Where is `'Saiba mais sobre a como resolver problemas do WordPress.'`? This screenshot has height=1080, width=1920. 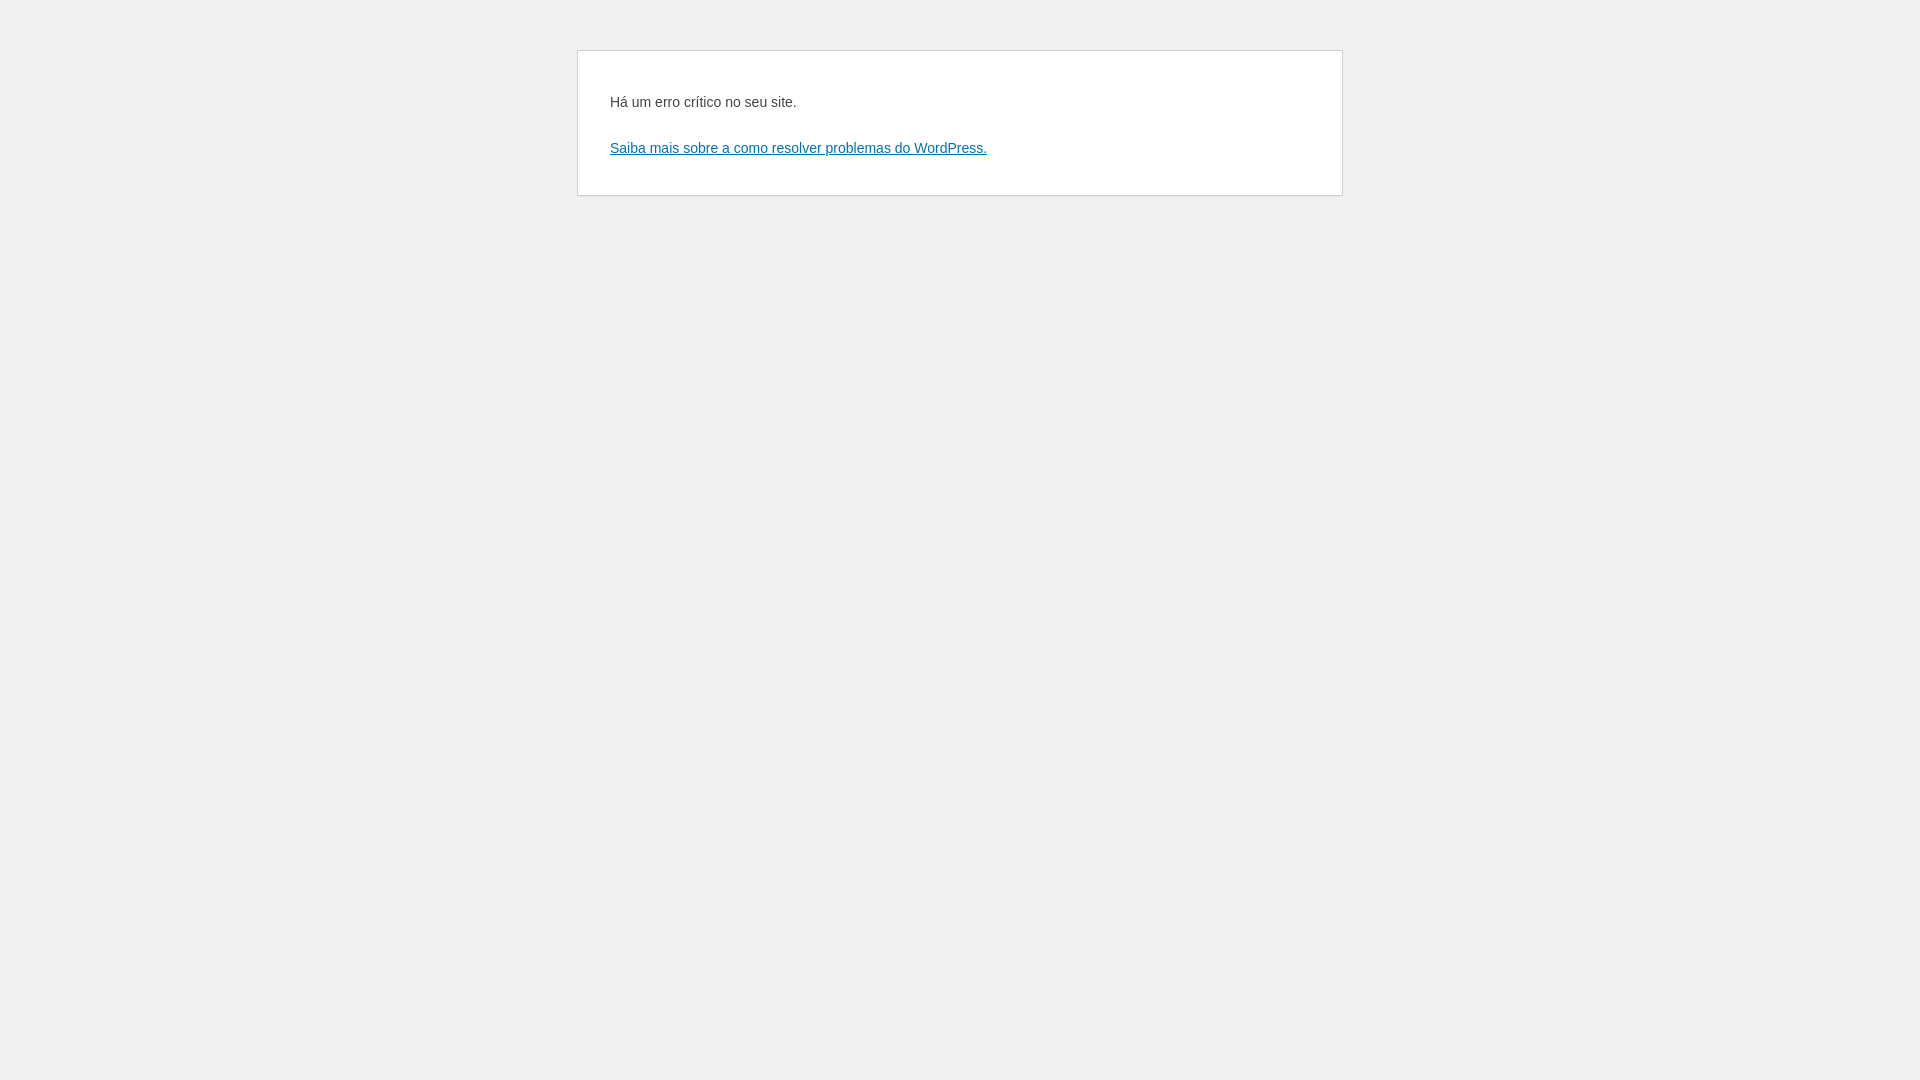
'Saiba mais sobre a como resolver problemas do WordPress.' is located at coordinates (797, 146).